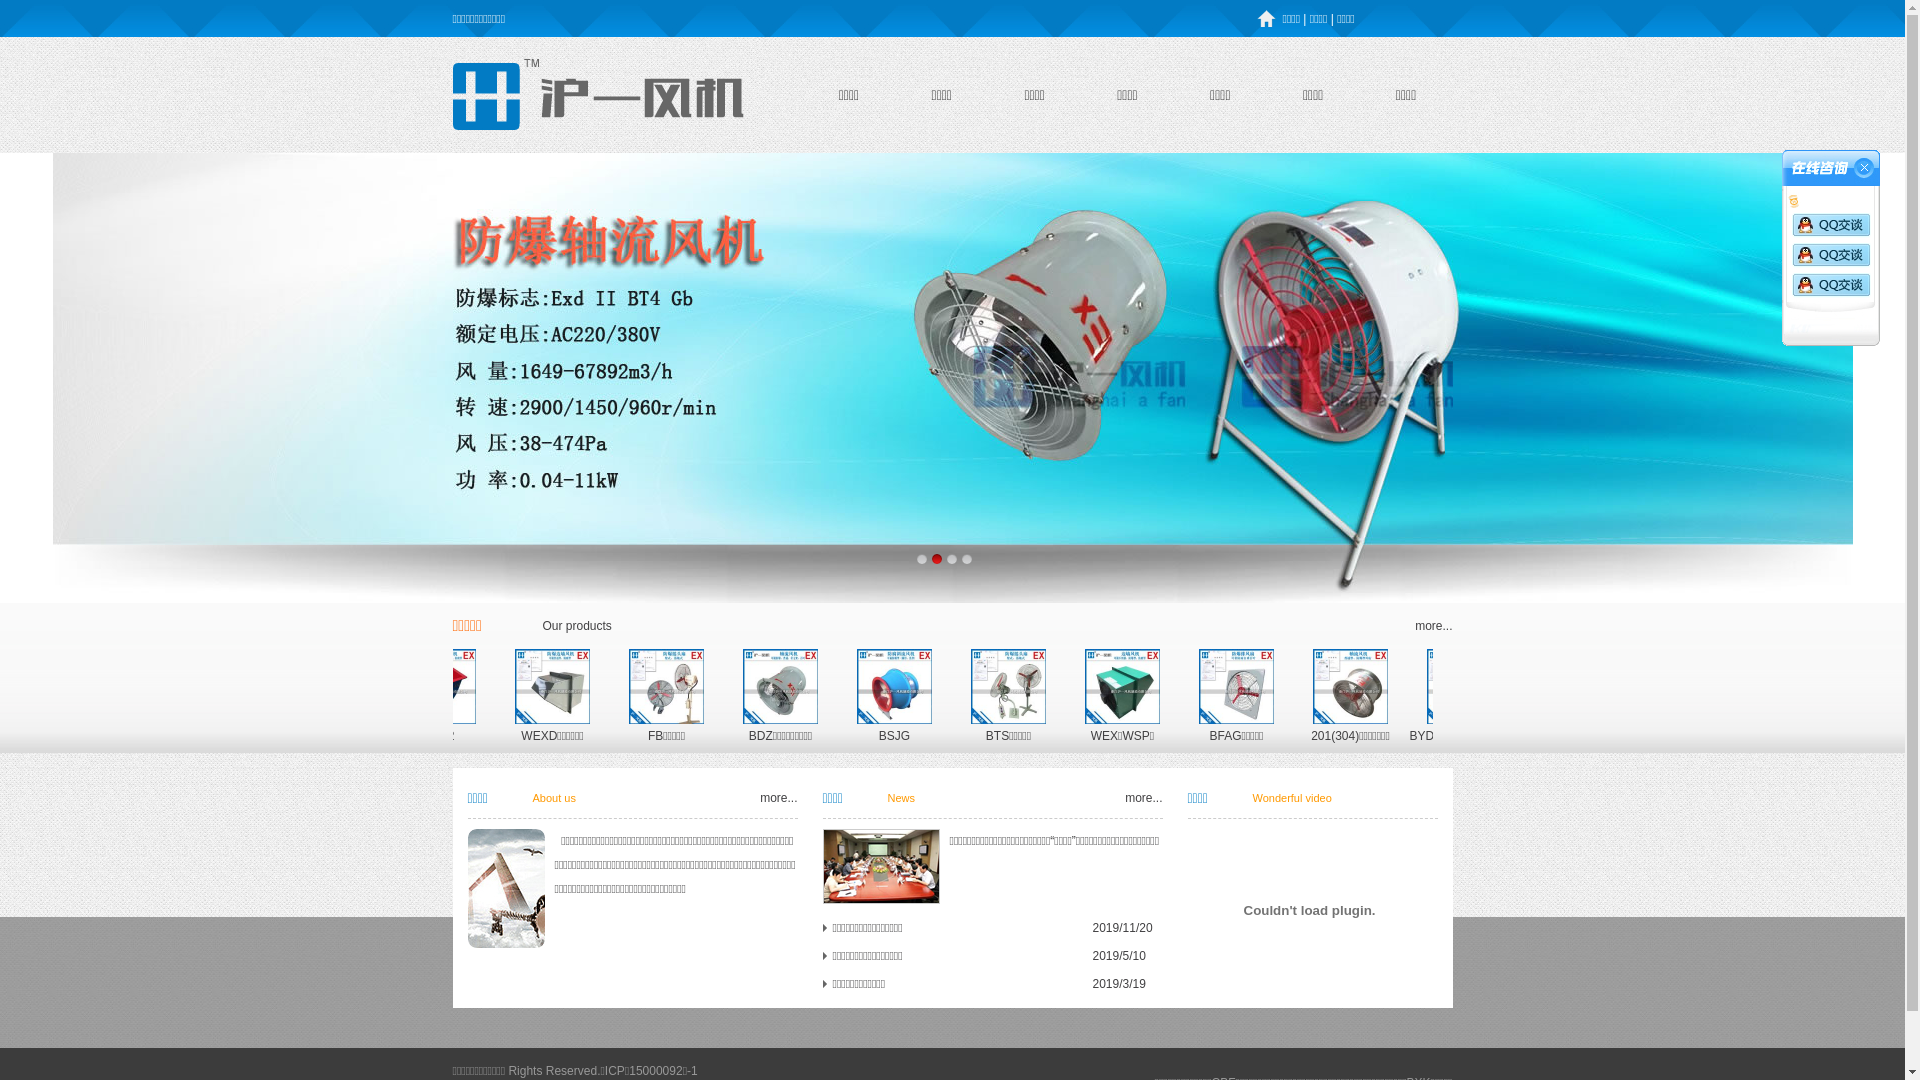 Image resolution: width=1920 pixels, height=1080 pixels. What do you see at coordinates (912, 558) in the screenshot?
I see `'1'` at bounding box center [912, 558].